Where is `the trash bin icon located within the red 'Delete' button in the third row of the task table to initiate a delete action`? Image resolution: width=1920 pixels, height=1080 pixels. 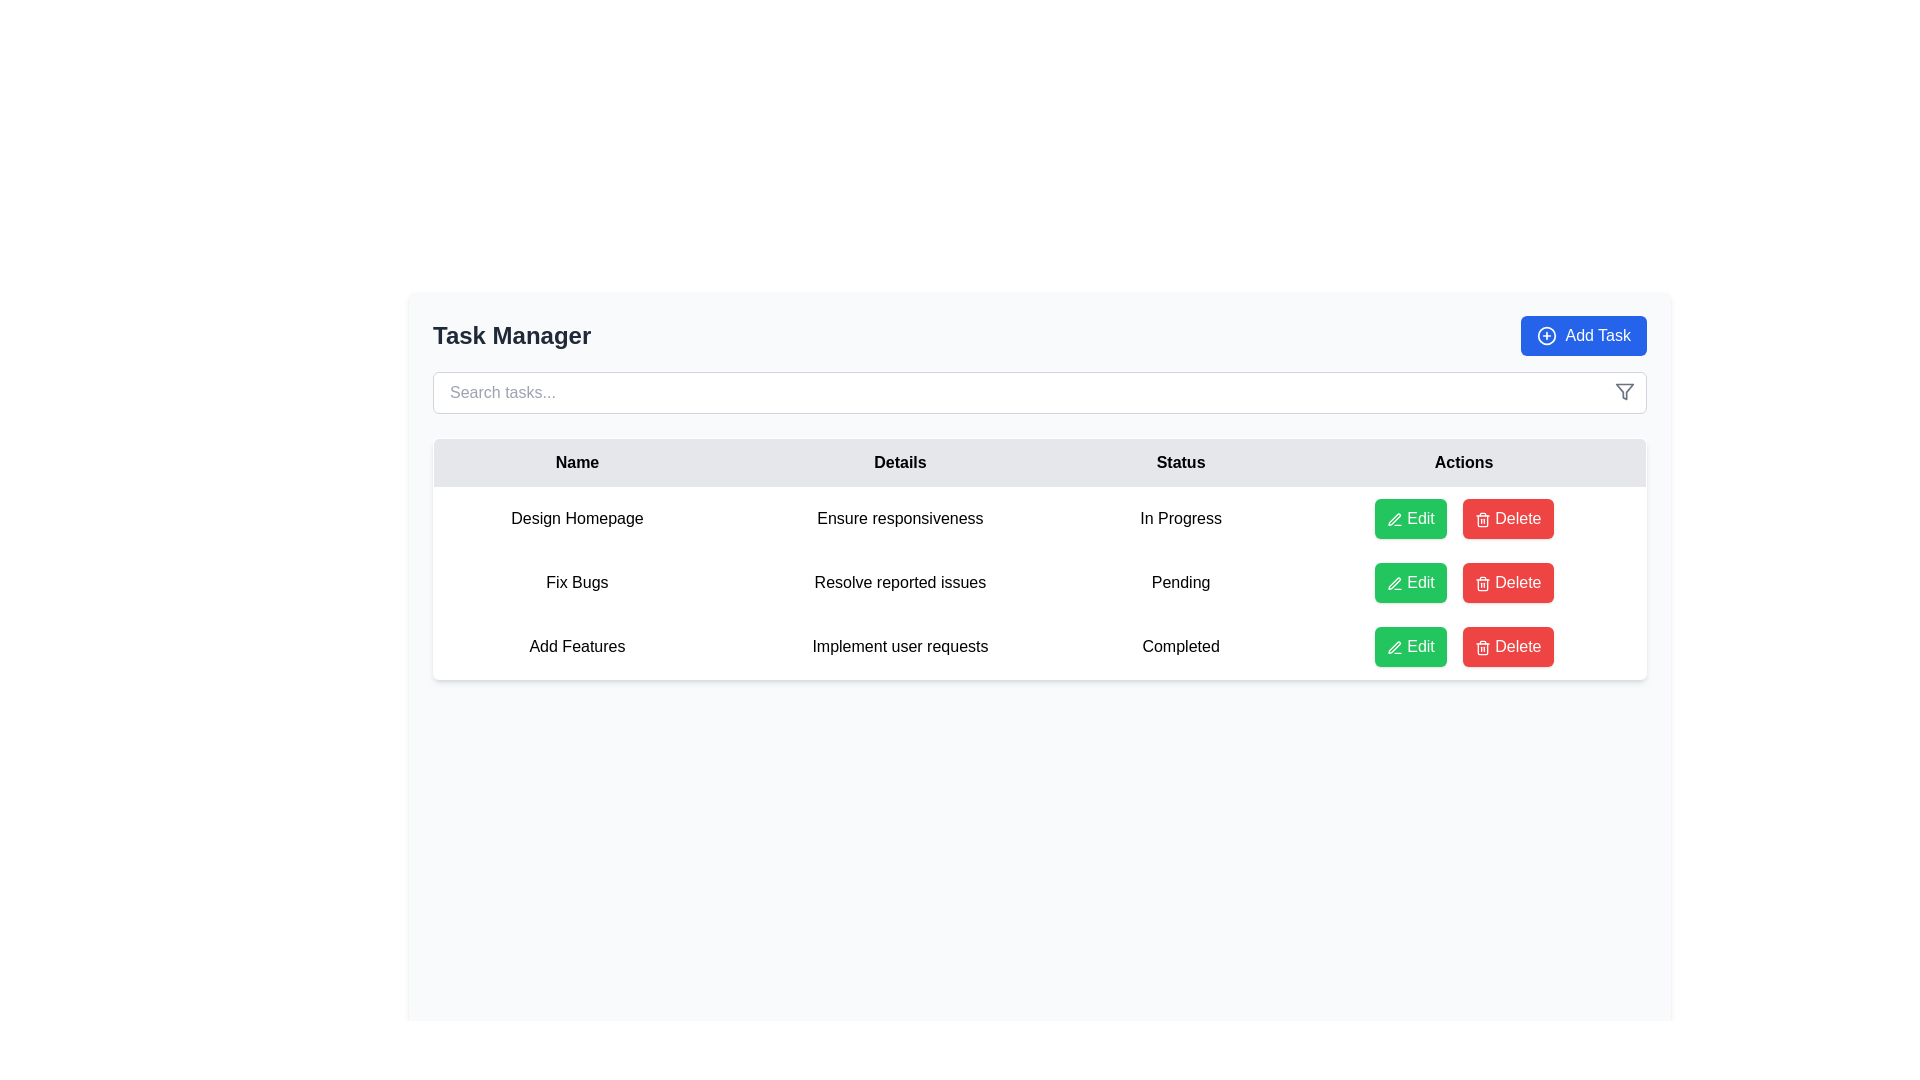 the trash bin icon located within the red 'Delete' button in the third row of the task table to initiate a delete action is located at coordinates (1482, 518).